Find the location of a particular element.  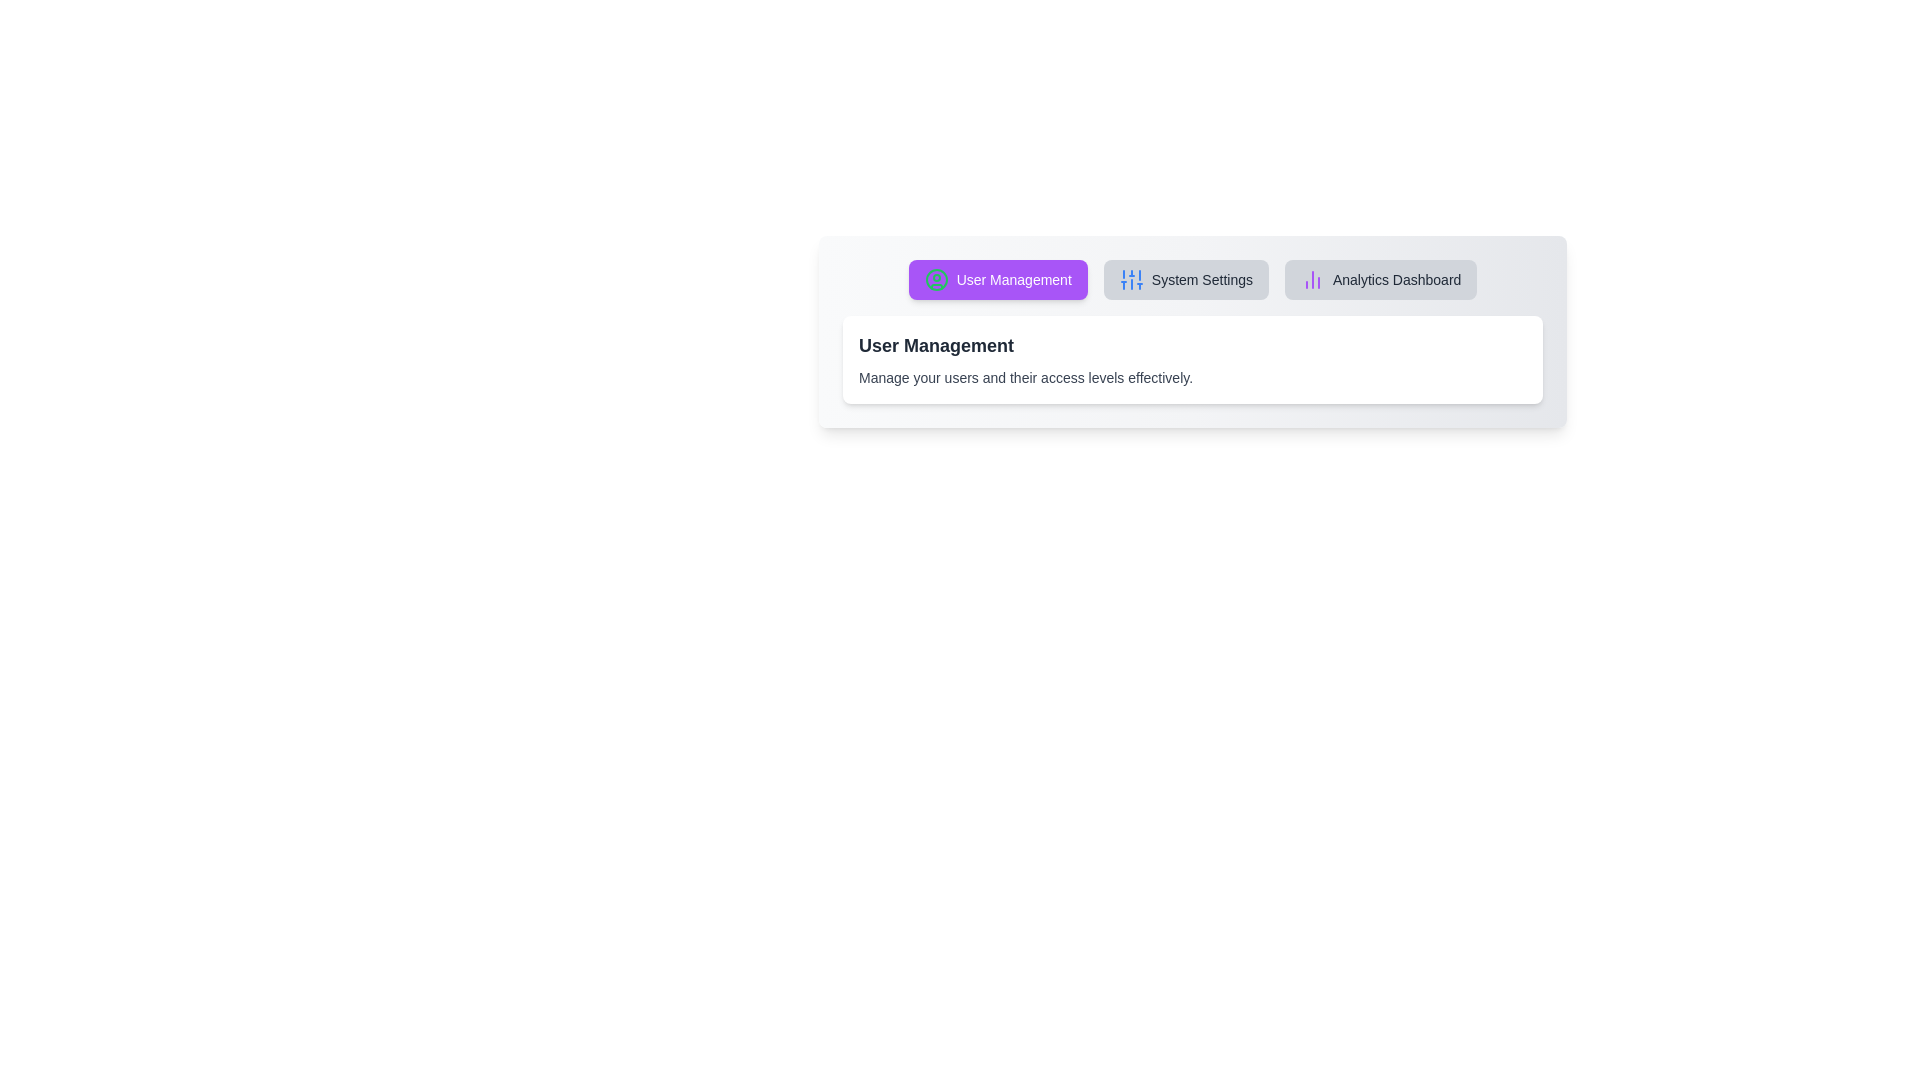

the User Management tab in the ManagementPortal component is located at coordinates (998, 280).